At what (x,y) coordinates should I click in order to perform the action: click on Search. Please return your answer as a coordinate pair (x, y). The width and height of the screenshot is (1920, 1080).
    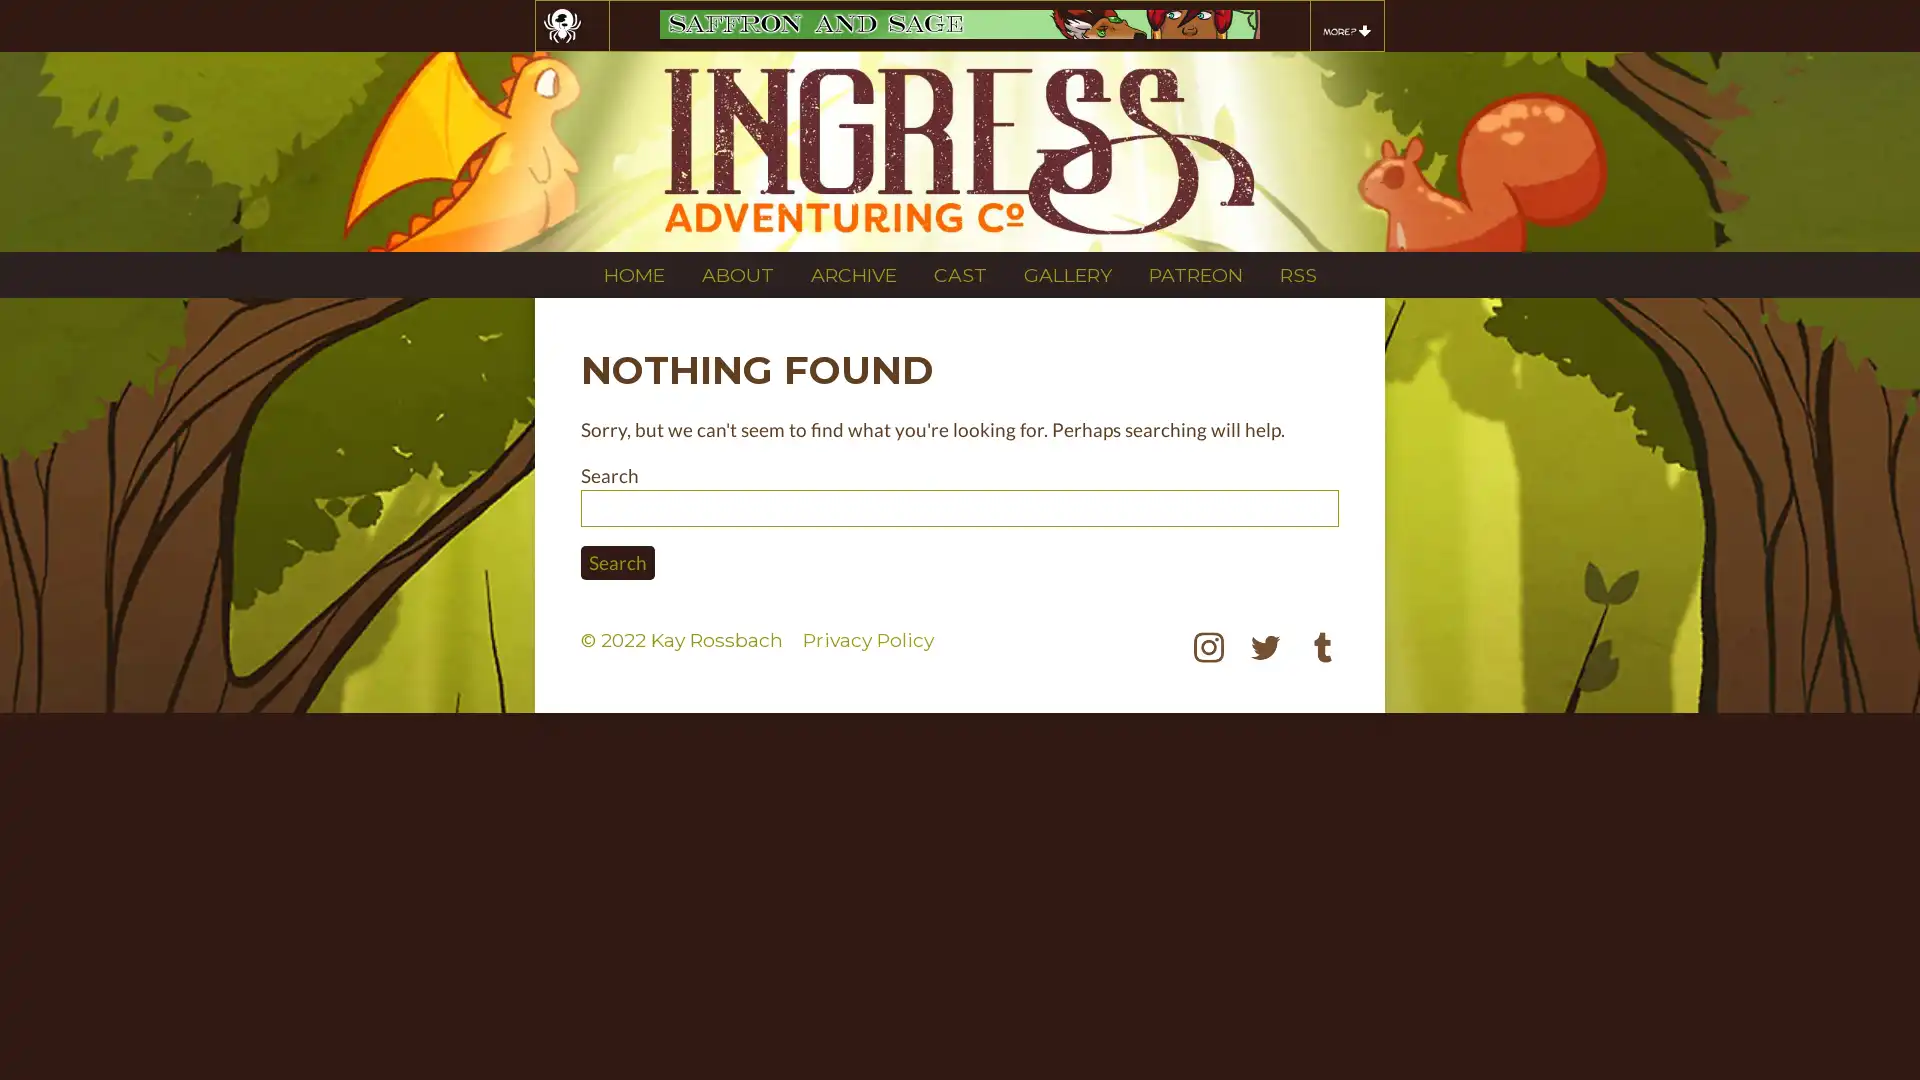
    Looking at the image, I should click on (617, 562).